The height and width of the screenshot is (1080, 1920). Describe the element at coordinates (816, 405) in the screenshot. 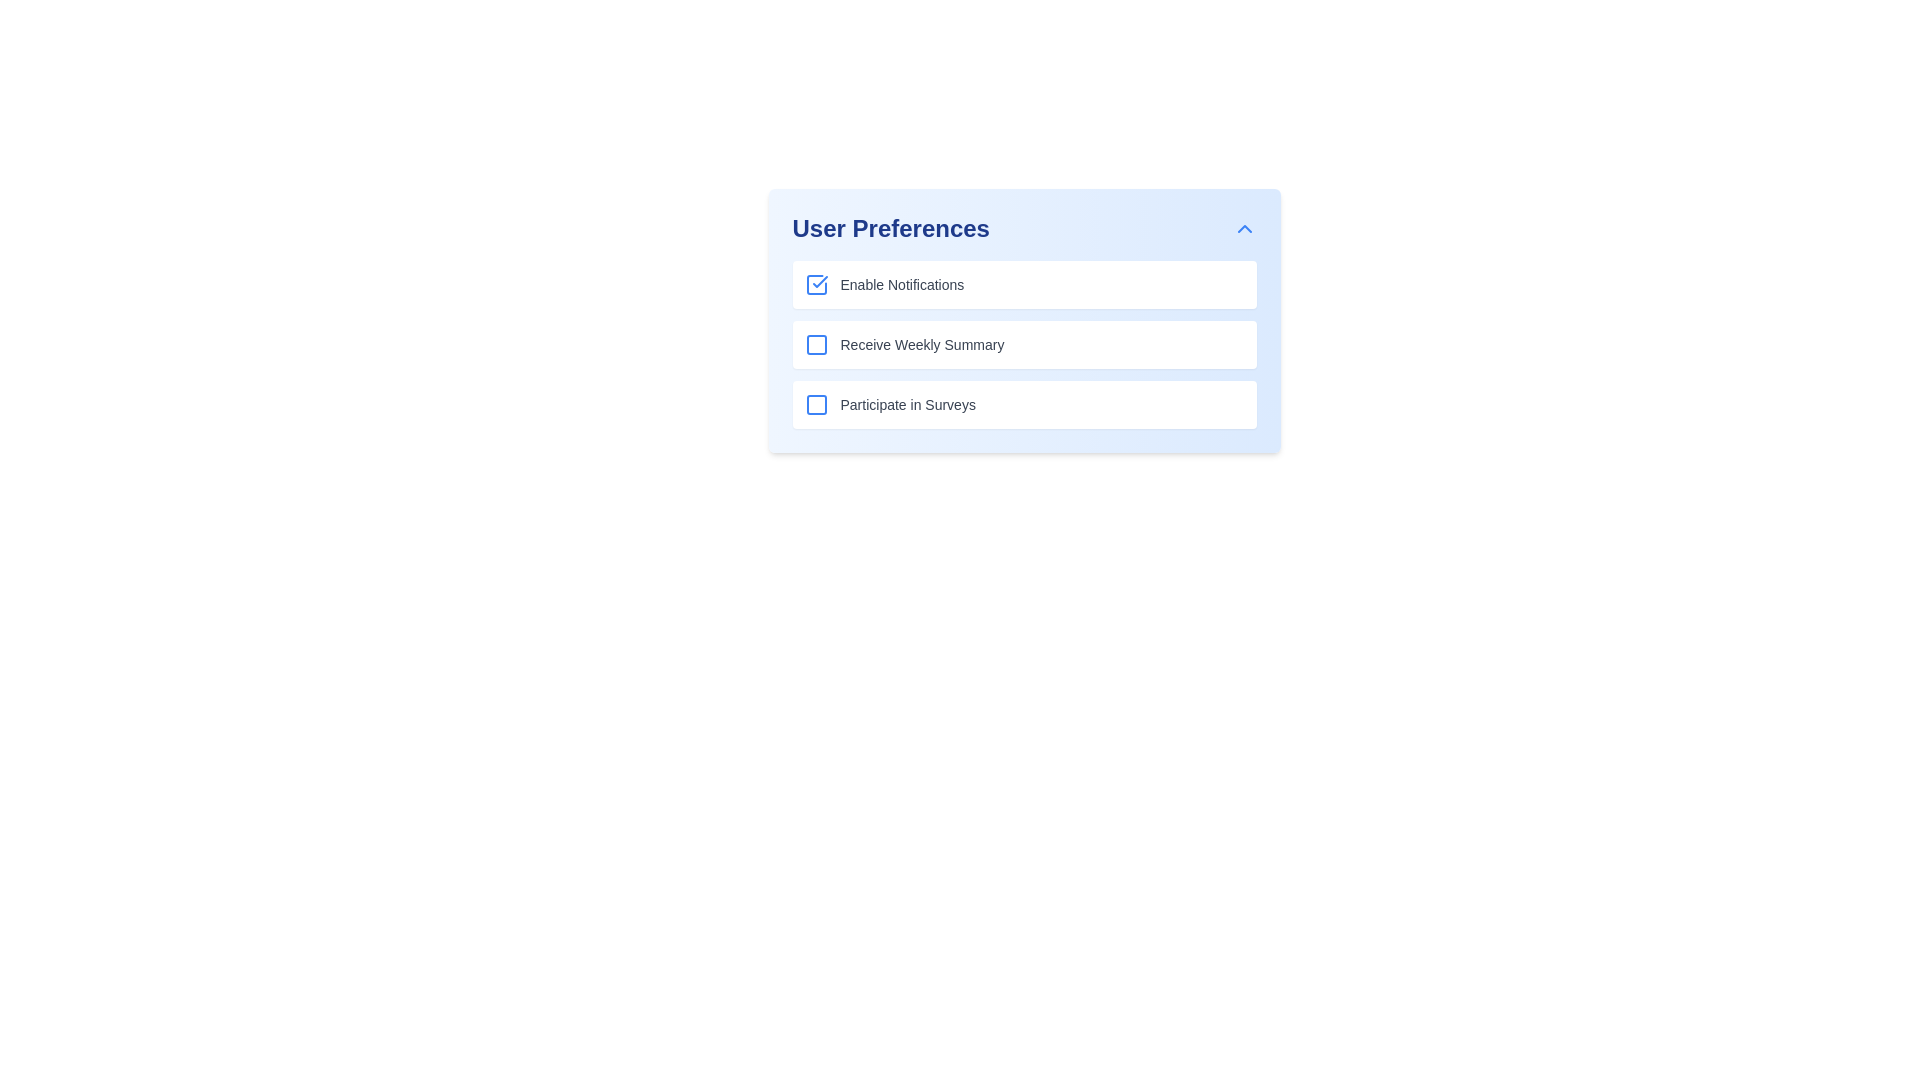

I see `the checkbox for 'Participate in Surveys'` at that location.